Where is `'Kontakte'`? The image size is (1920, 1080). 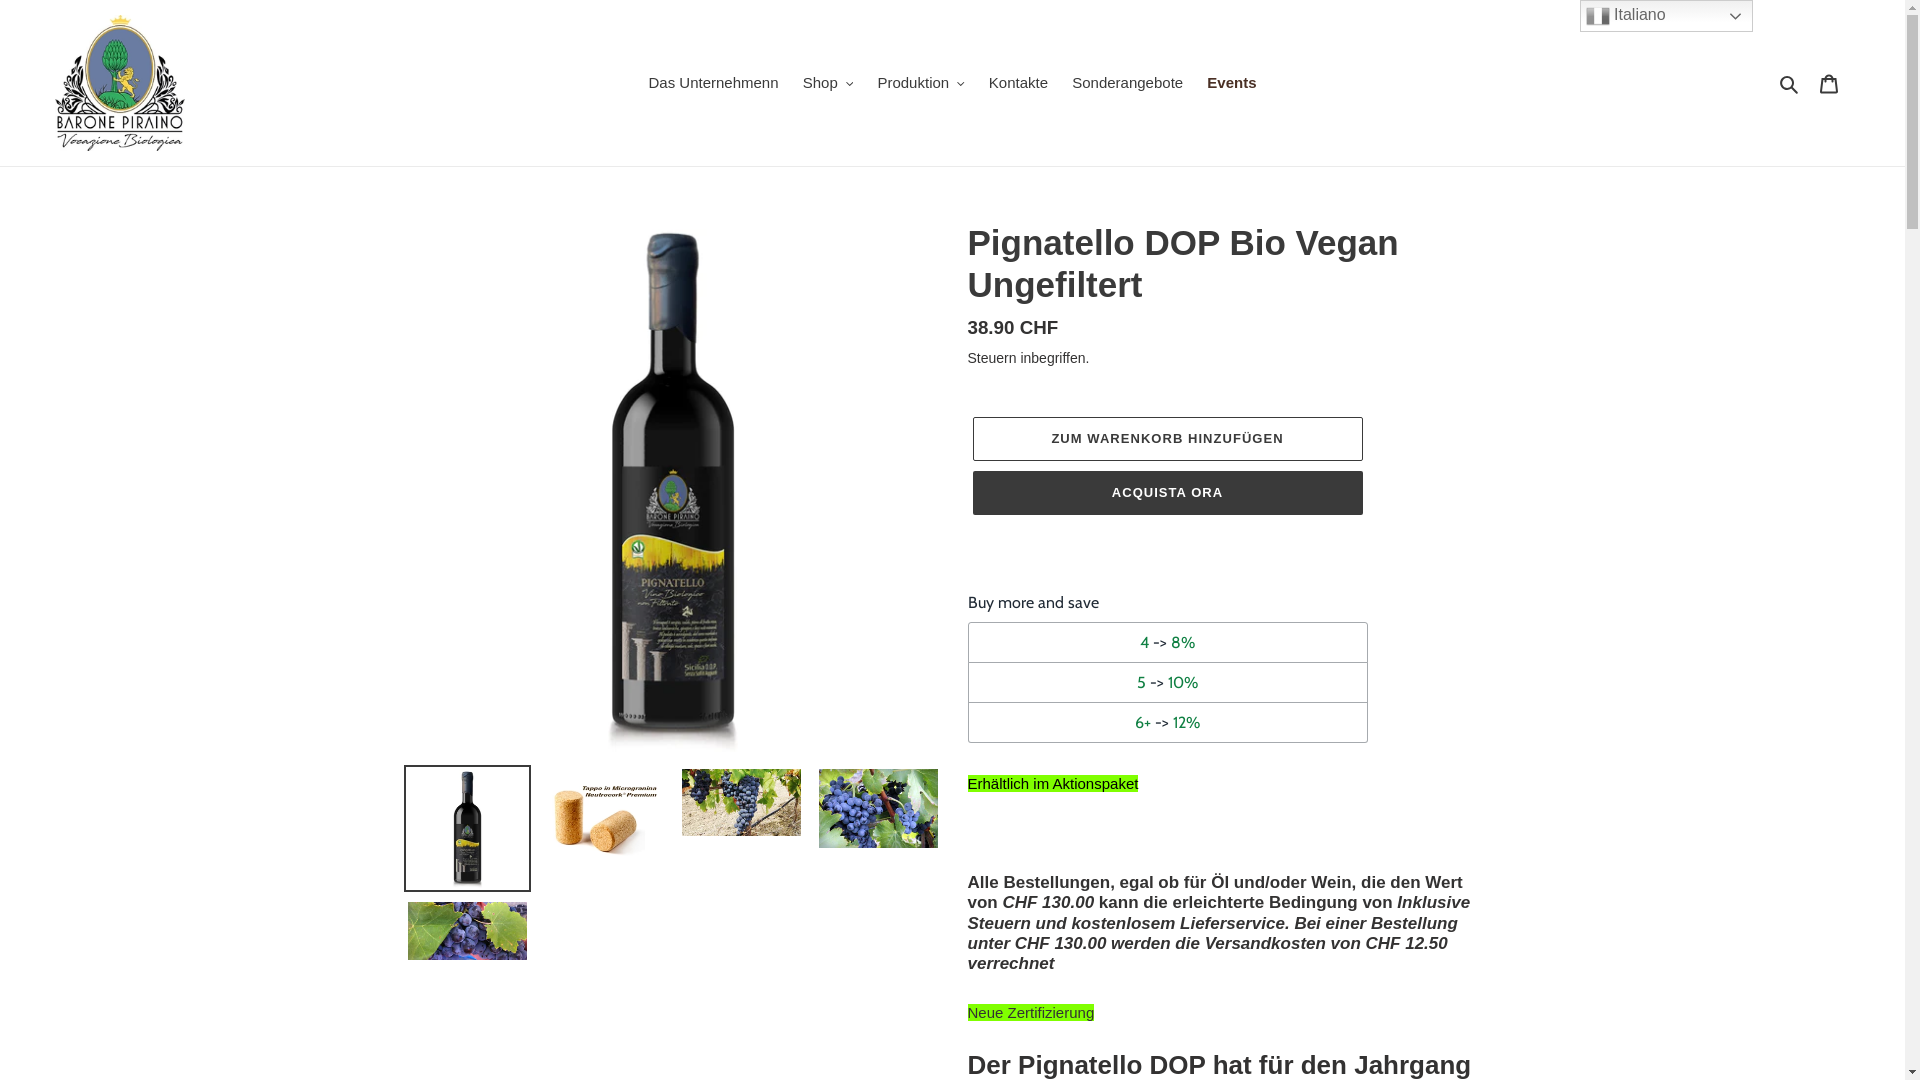 'Kontakte' is located at coordinates (1018, 82).